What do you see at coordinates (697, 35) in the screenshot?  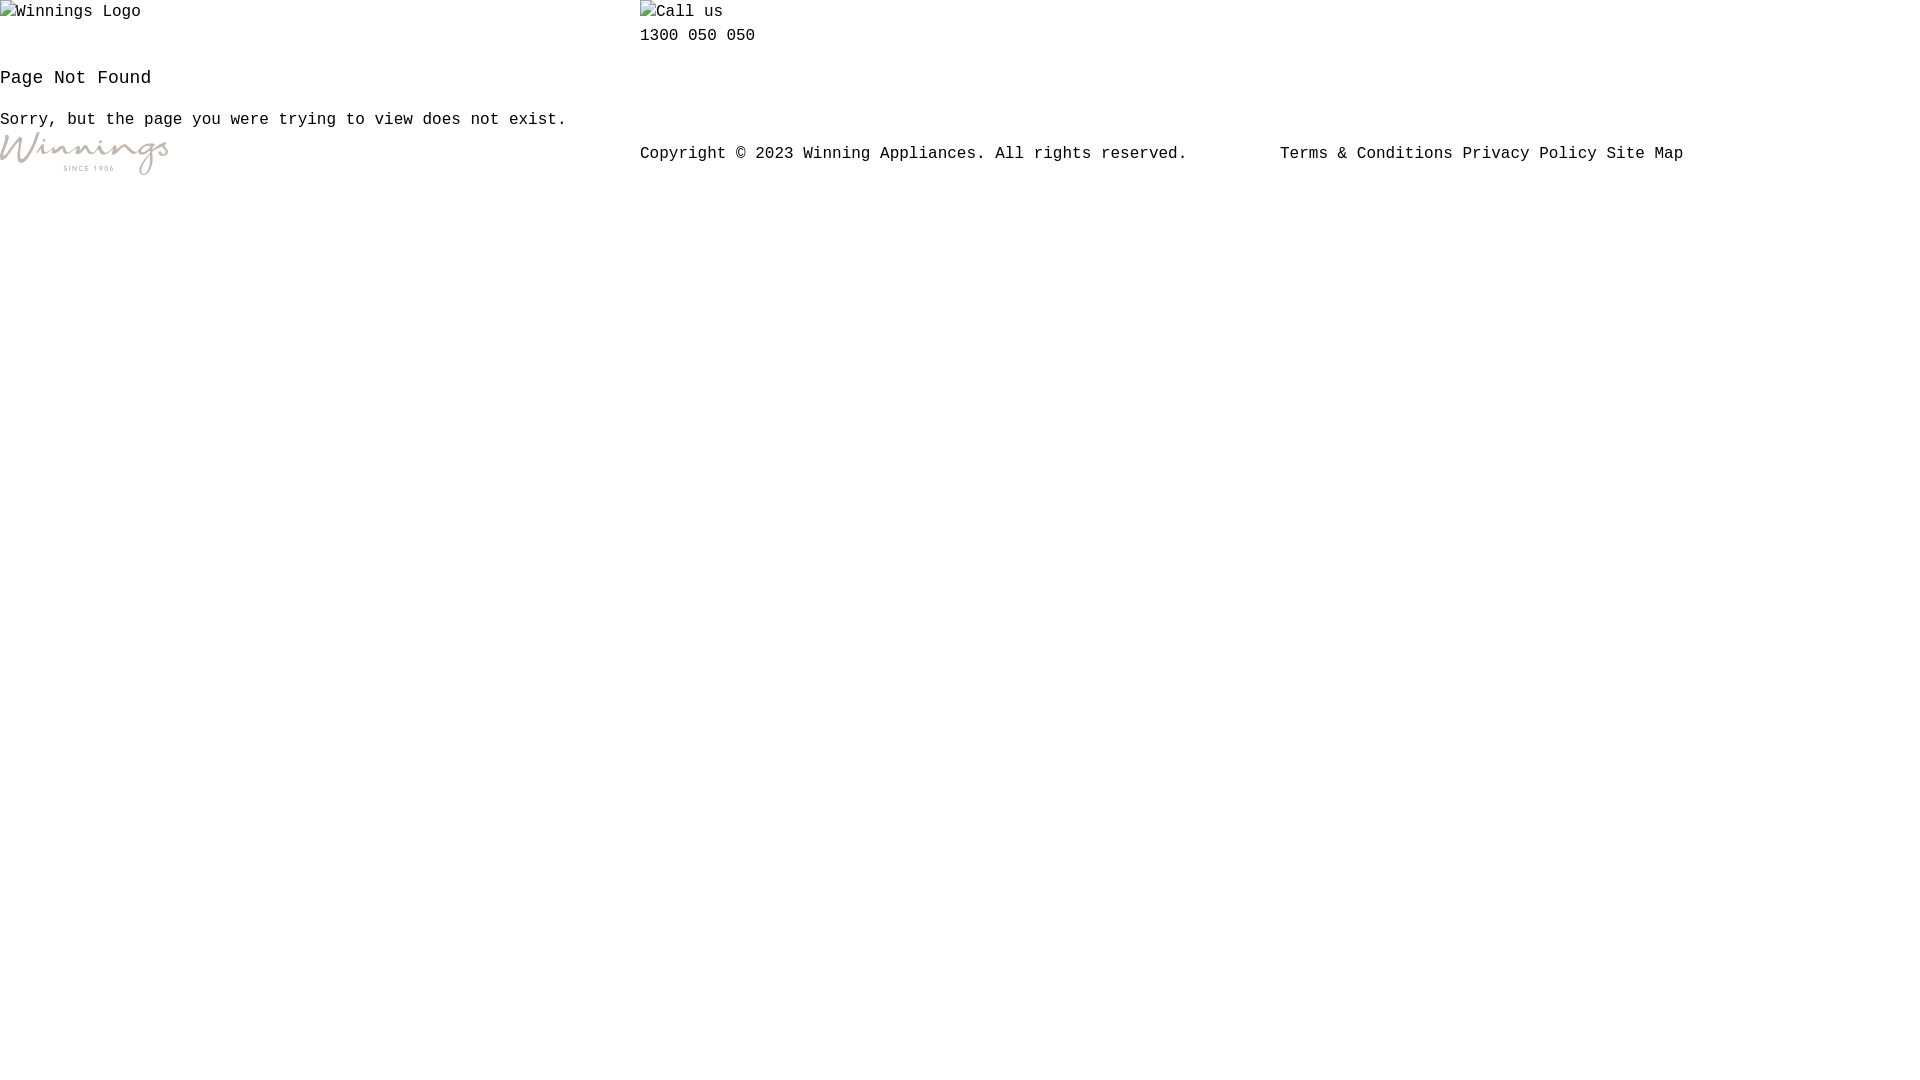 I see `'1300 050 050'` at bounding box center [697, 35].